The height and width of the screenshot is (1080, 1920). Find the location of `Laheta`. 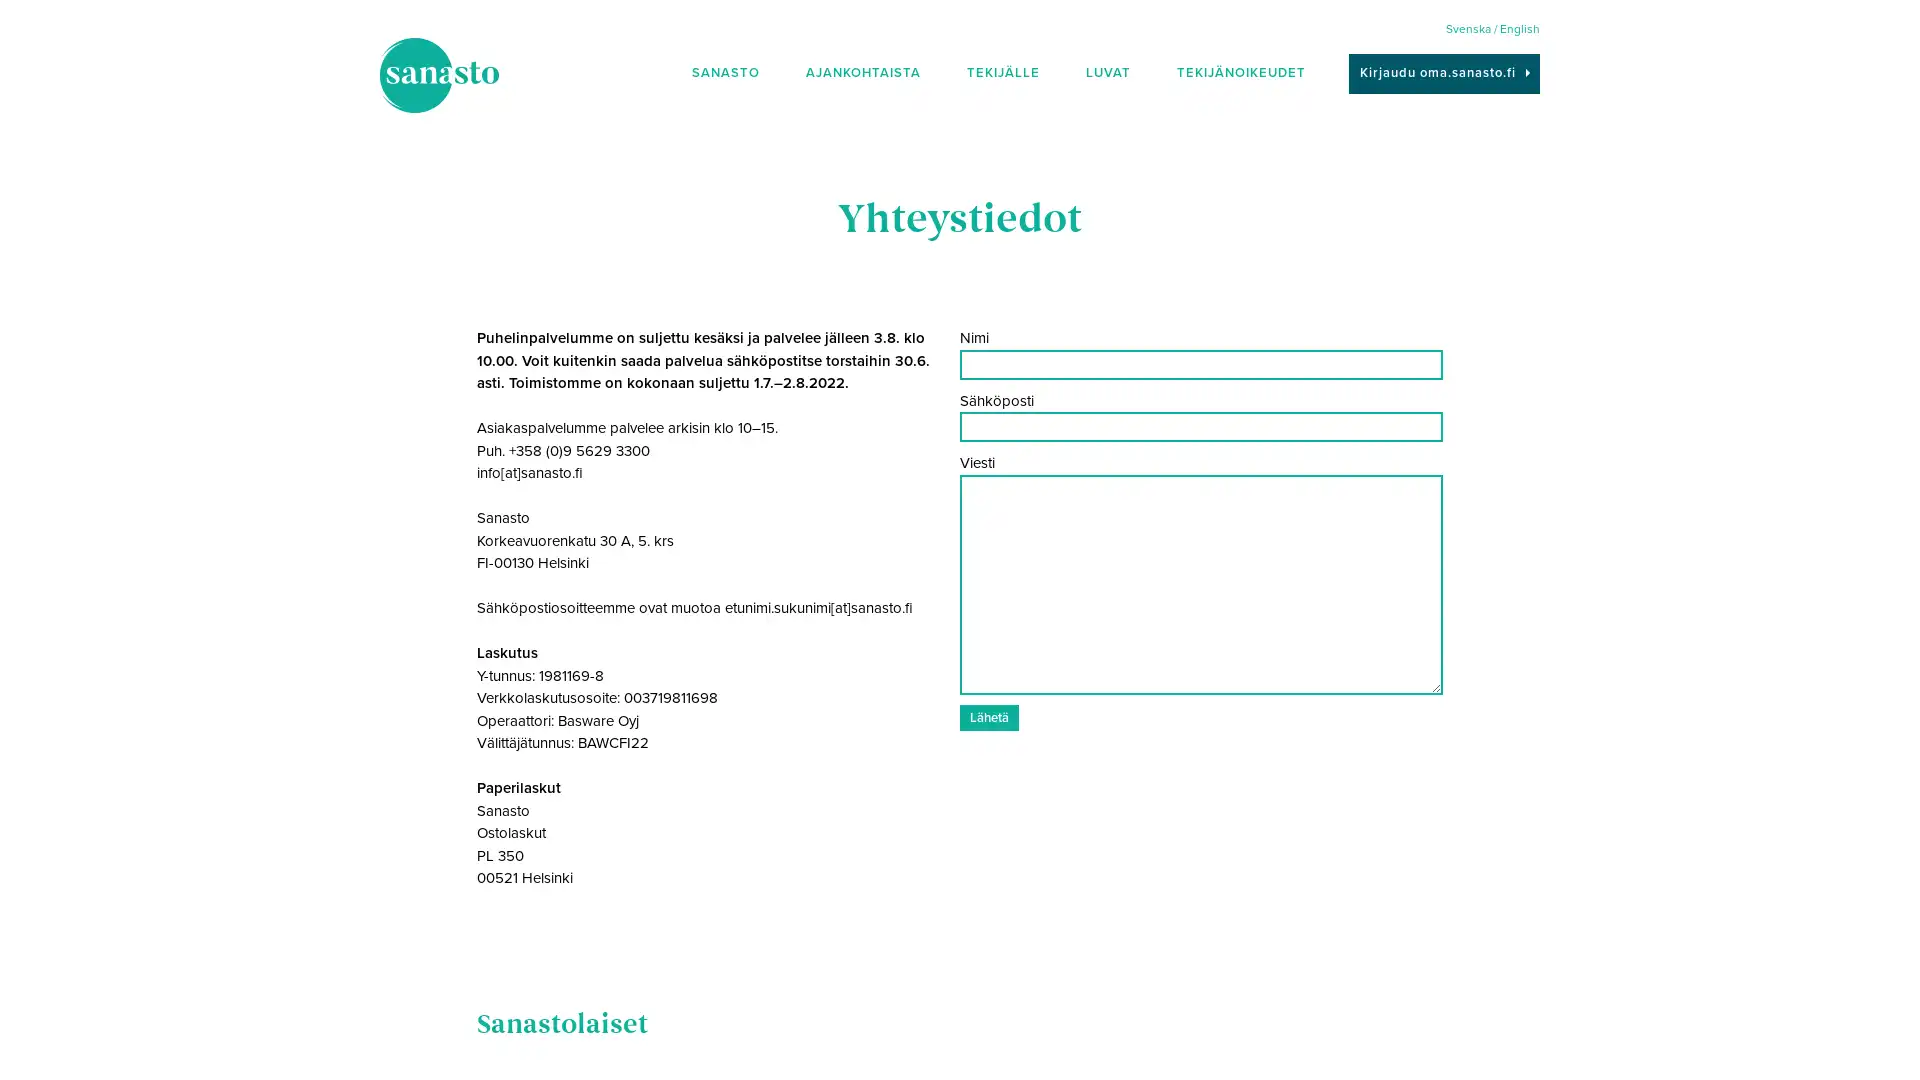

Laheta is located at coordinates (988, 716).